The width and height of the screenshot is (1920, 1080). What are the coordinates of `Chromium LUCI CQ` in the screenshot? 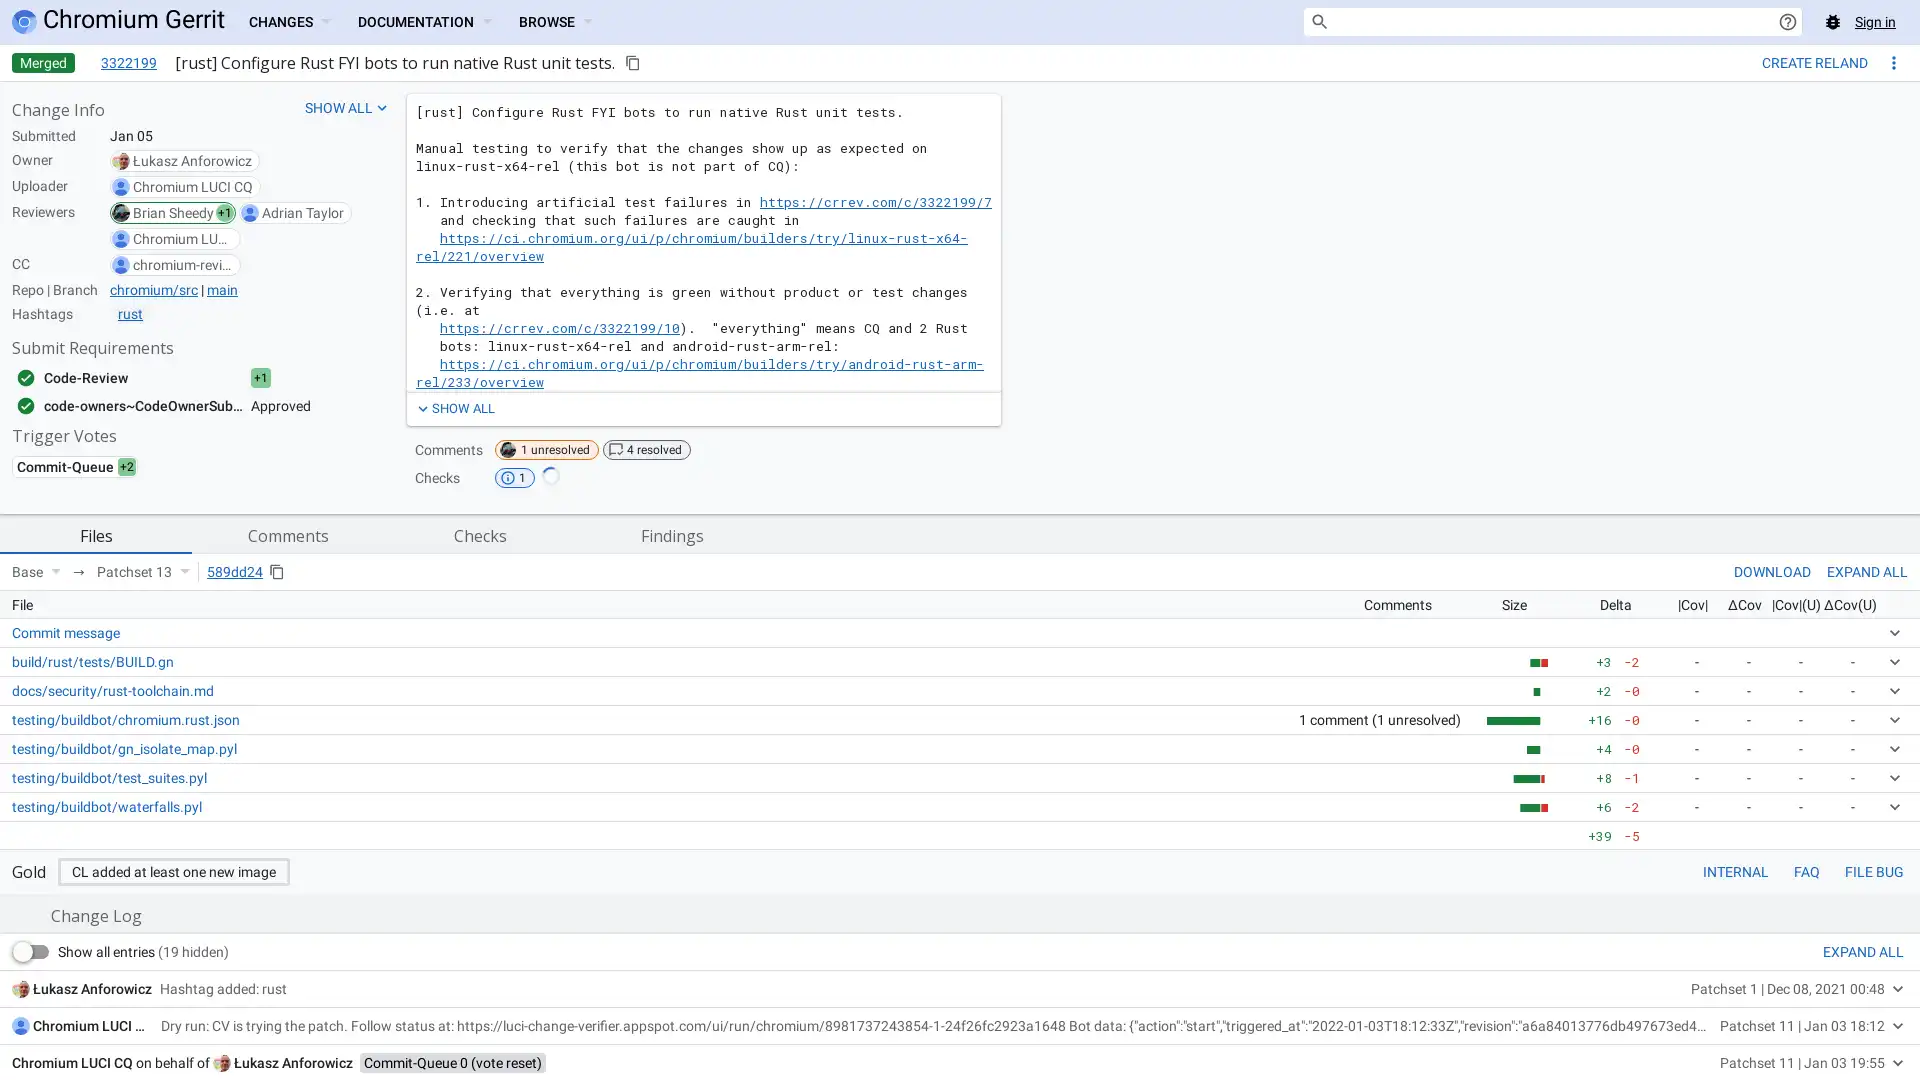 It's located at (192, 186).